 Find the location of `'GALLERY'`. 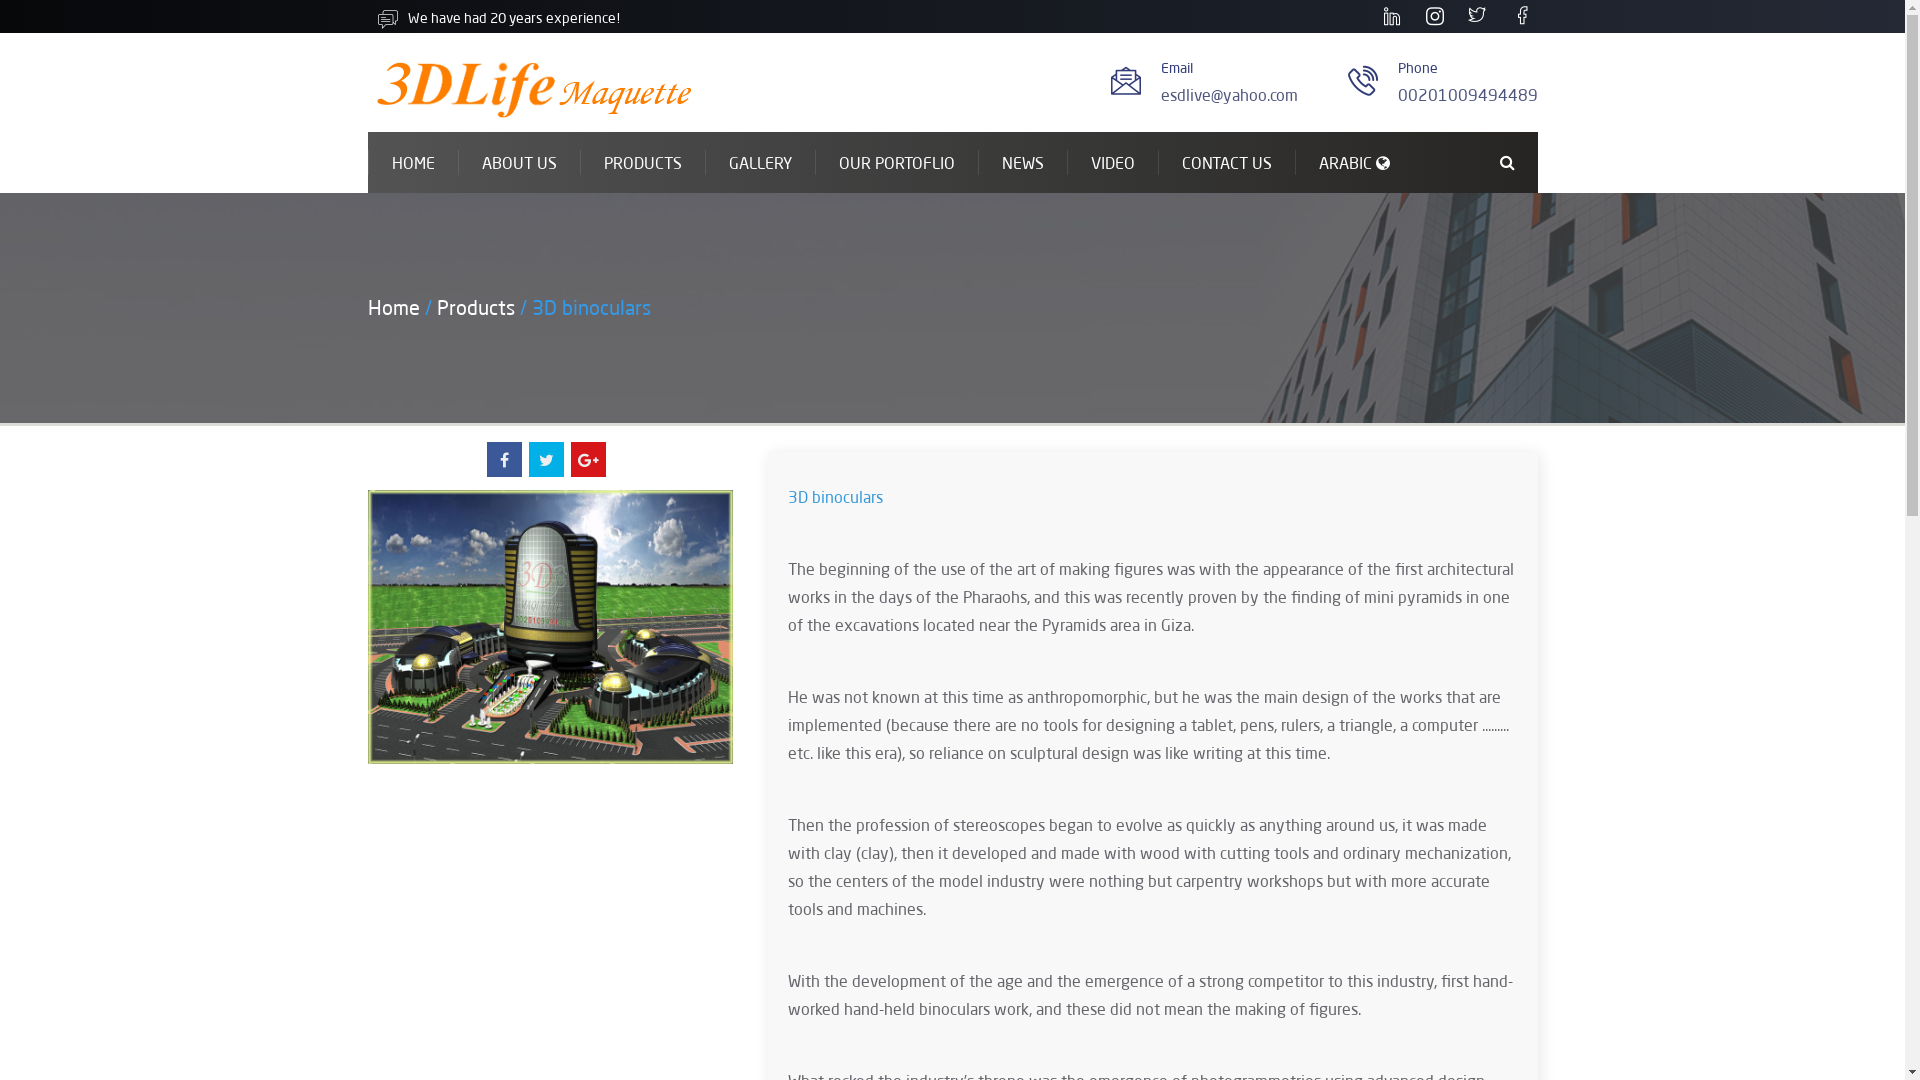

'GALLERY' is located at coordinates (757, 161).